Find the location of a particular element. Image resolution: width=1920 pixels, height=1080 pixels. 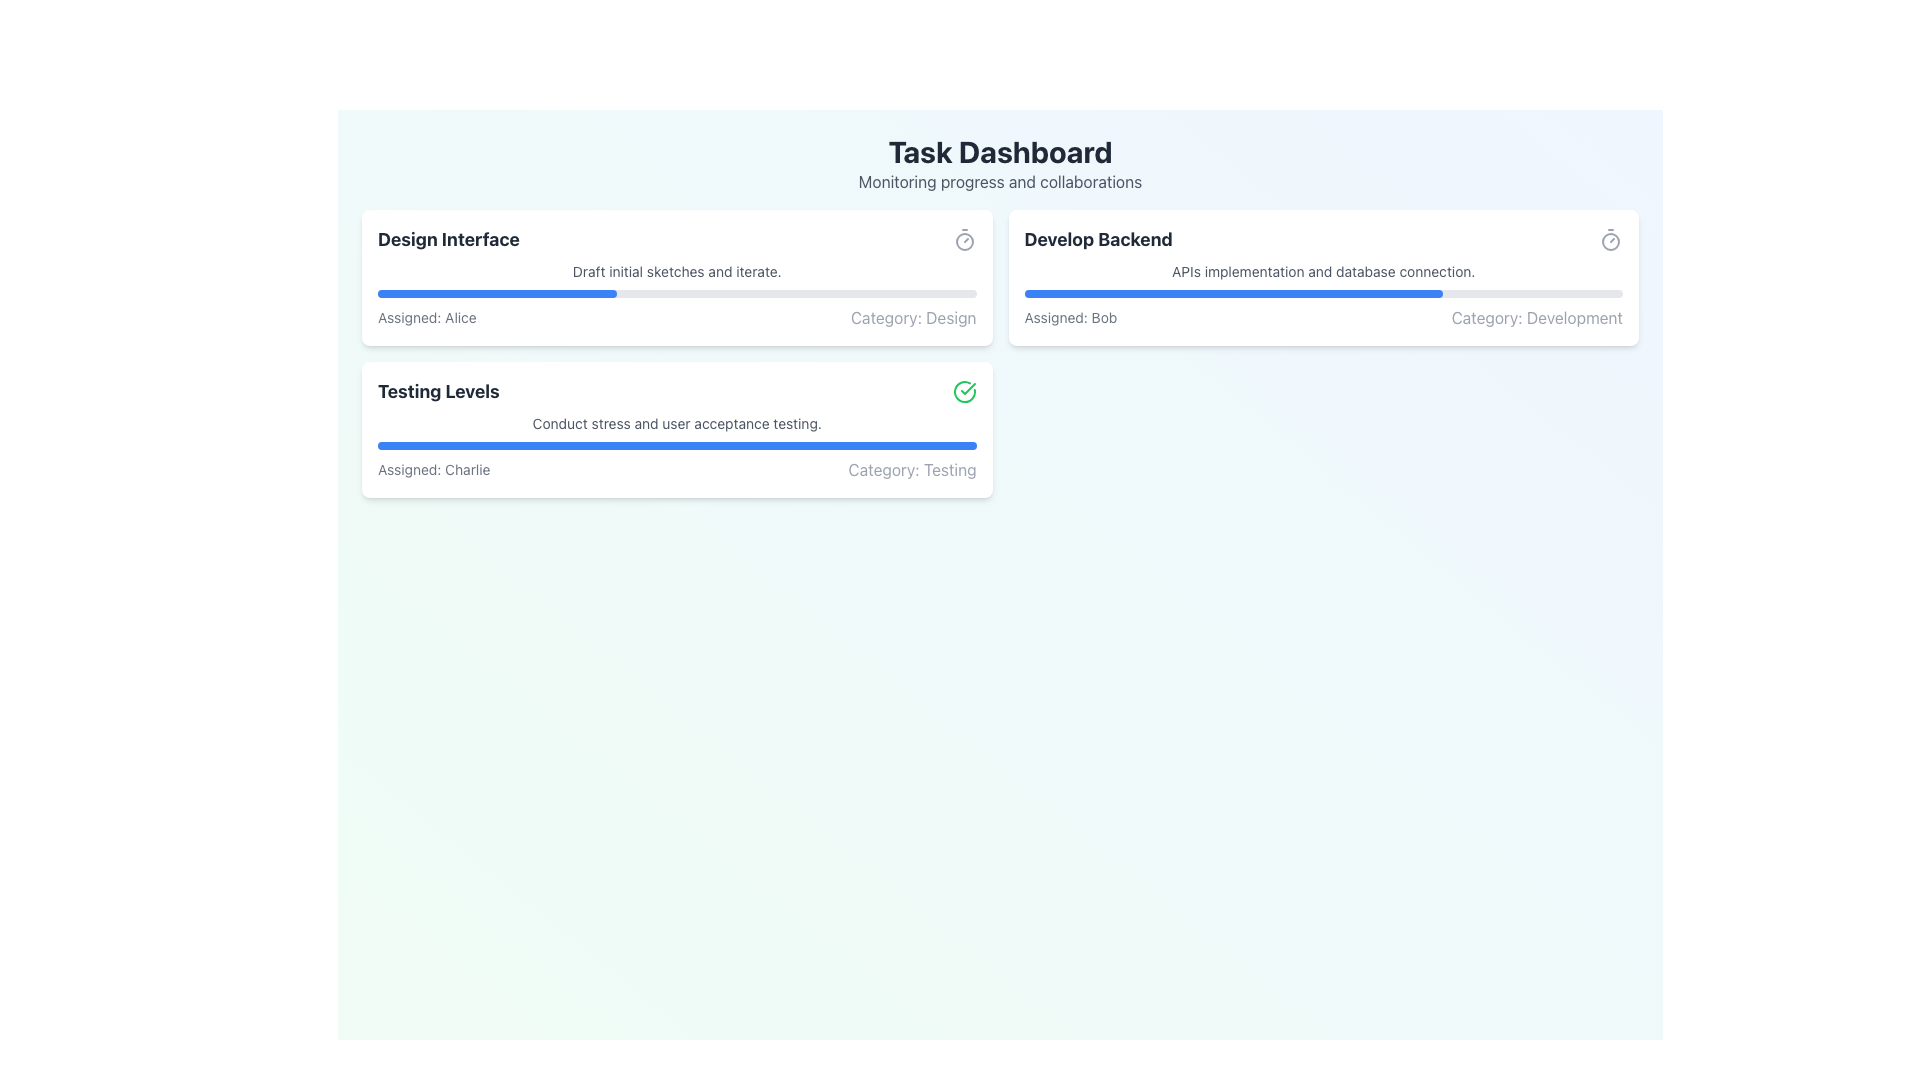

the text label displaying 'Develop Backend', which is styled in bold and located at the top of the rightmost card in the interface is located at coordinates (1097, 238).